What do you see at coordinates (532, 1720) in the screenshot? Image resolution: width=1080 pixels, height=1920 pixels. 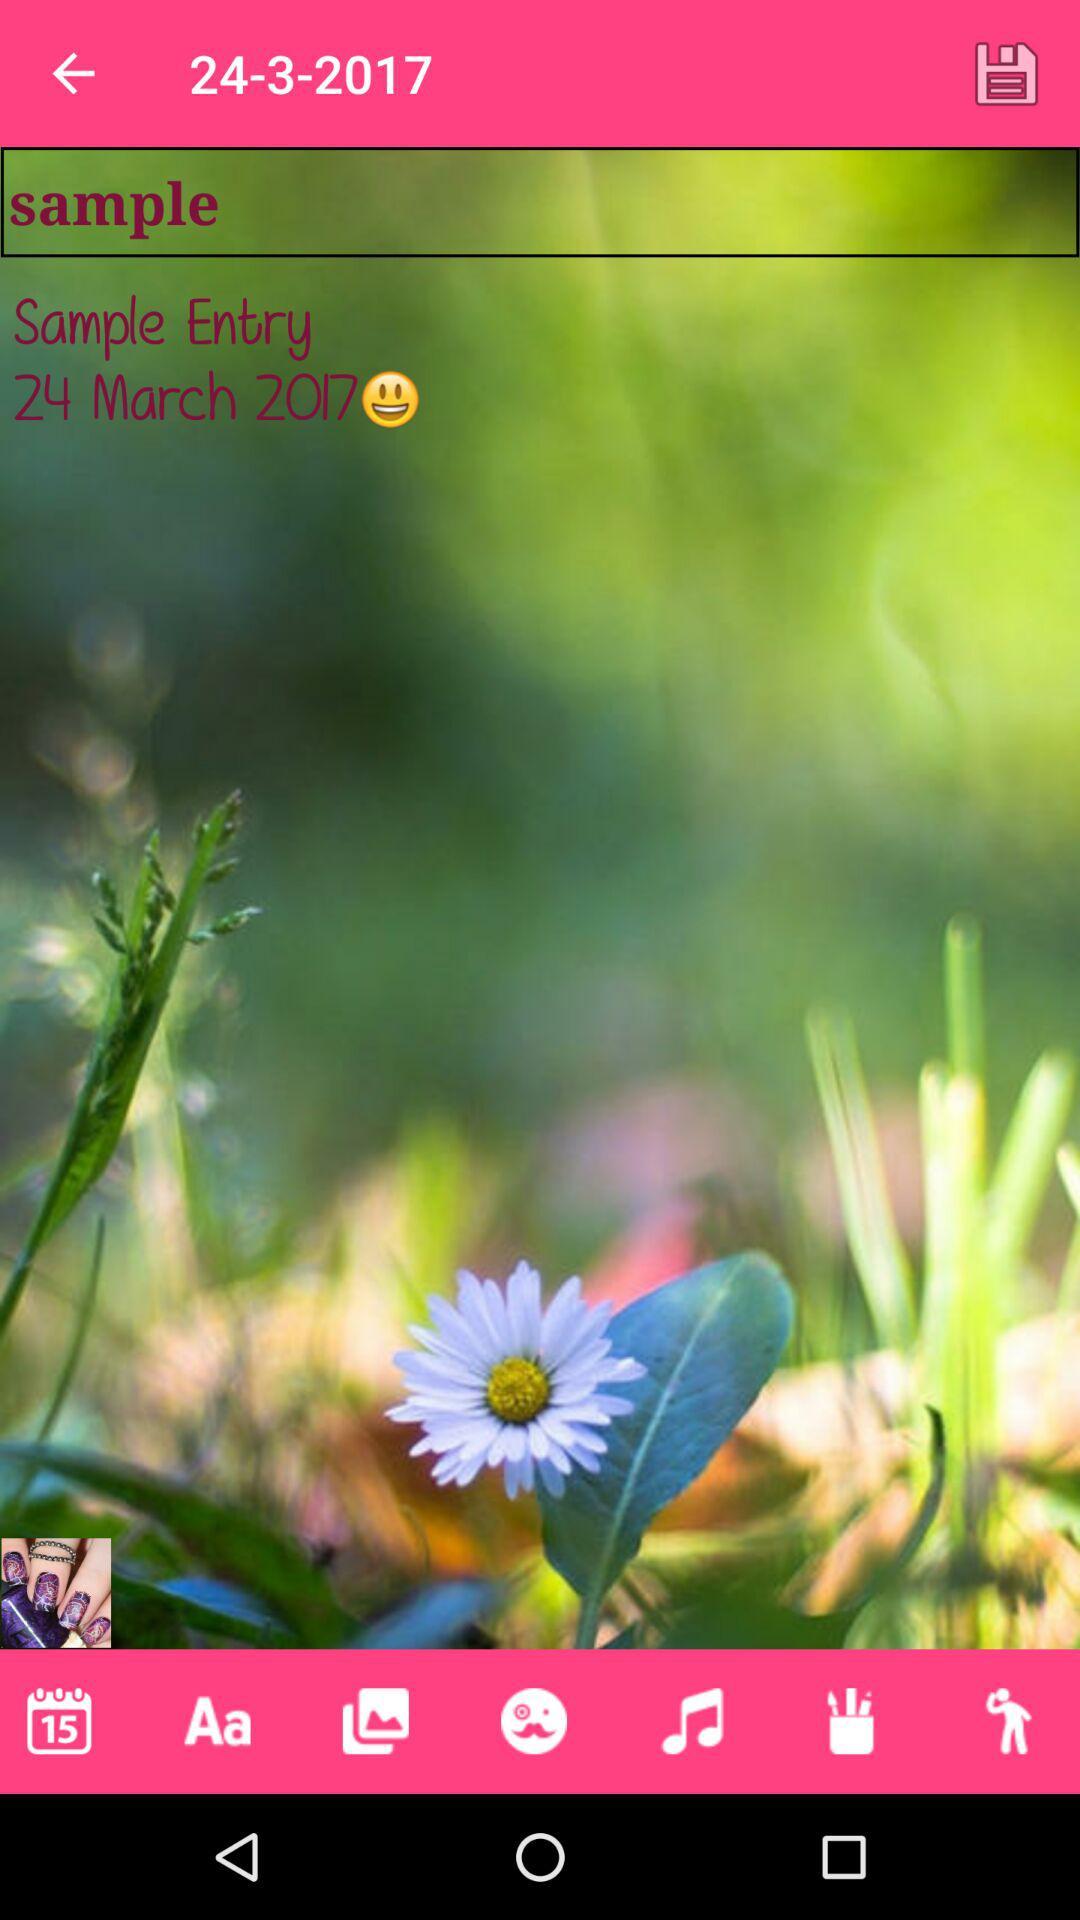 I see `activate emoji` at bounding box center [532, 1720].